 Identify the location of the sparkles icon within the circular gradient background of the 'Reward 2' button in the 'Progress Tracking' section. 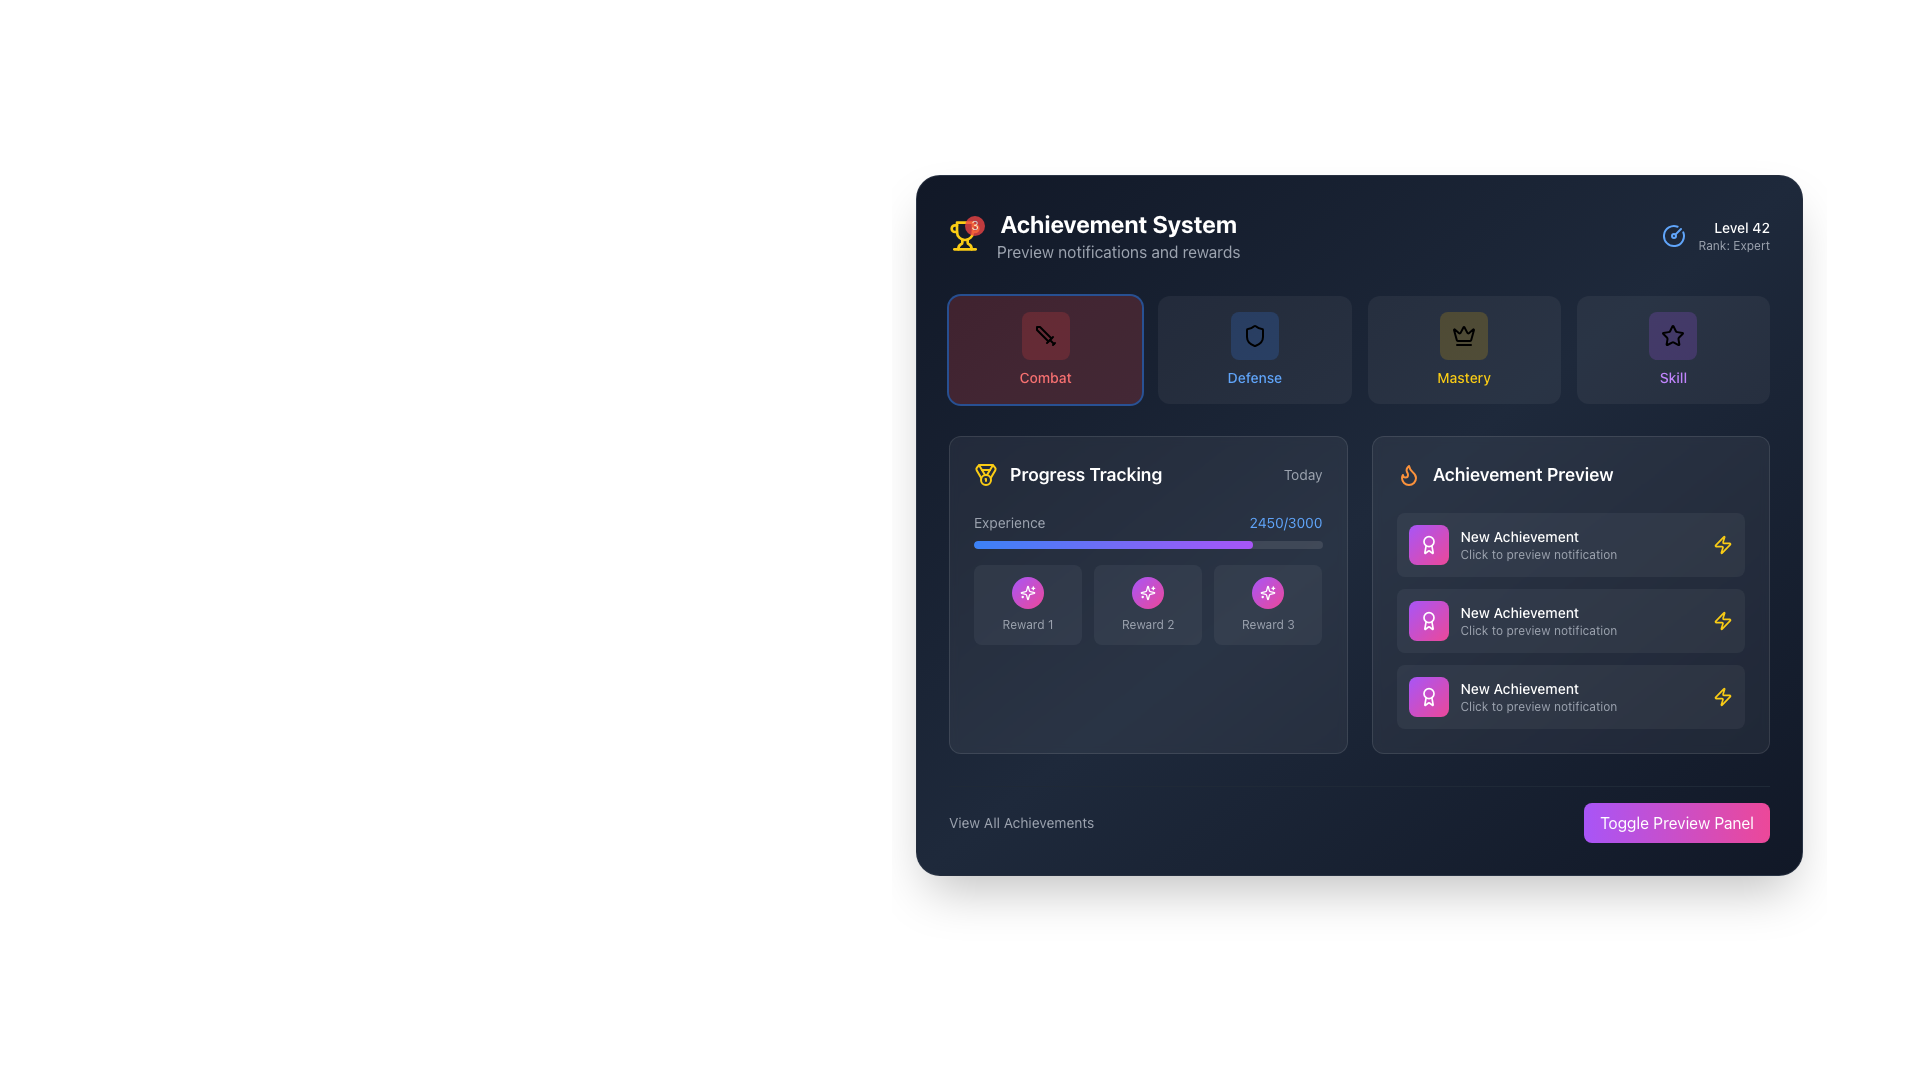
(1148, 592).